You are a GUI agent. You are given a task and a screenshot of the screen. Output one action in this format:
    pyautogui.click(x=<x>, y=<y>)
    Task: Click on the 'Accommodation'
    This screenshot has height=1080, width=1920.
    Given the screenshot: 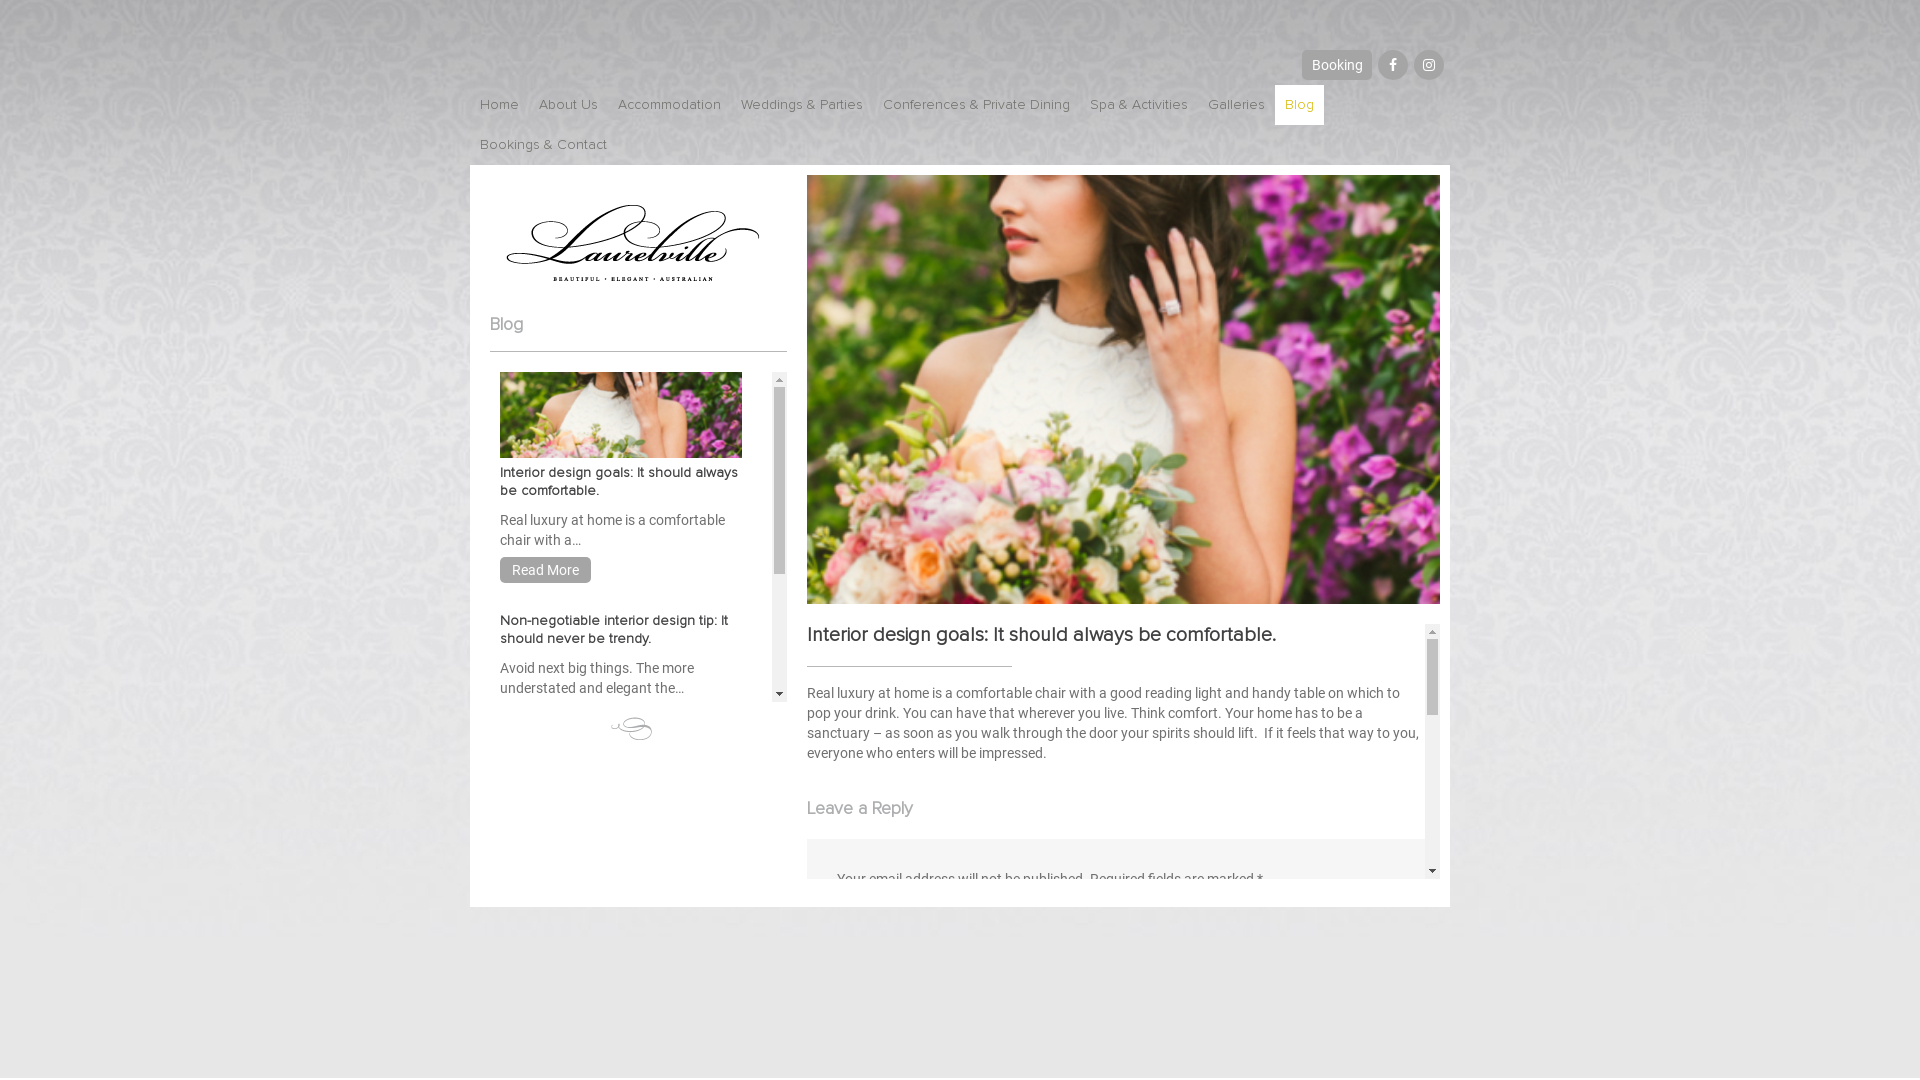 What is the action you would take?
    pyautogui.click(x=607, y=104)
    